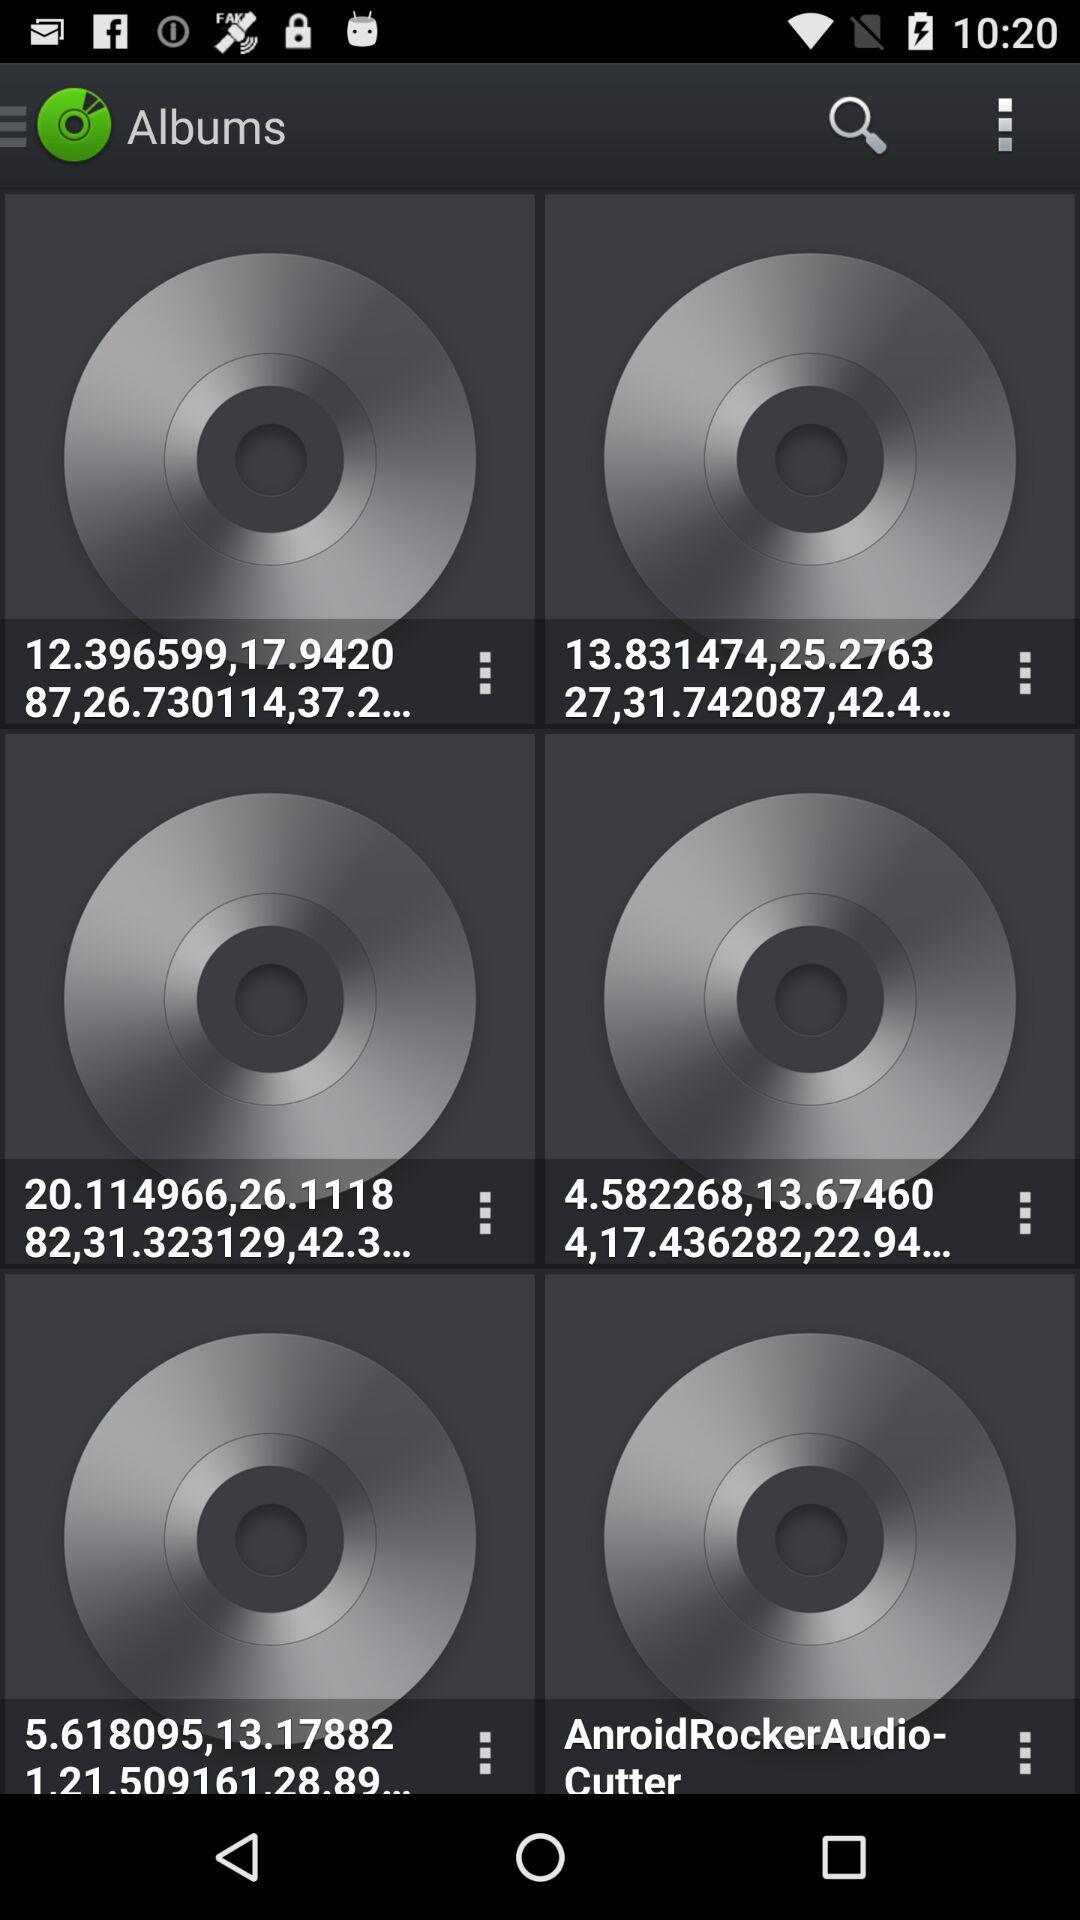 The image size is (1080, 1920). Describe the element at coordinates (1024, 1212) in the screenshot. I see `control the audio` at that location.